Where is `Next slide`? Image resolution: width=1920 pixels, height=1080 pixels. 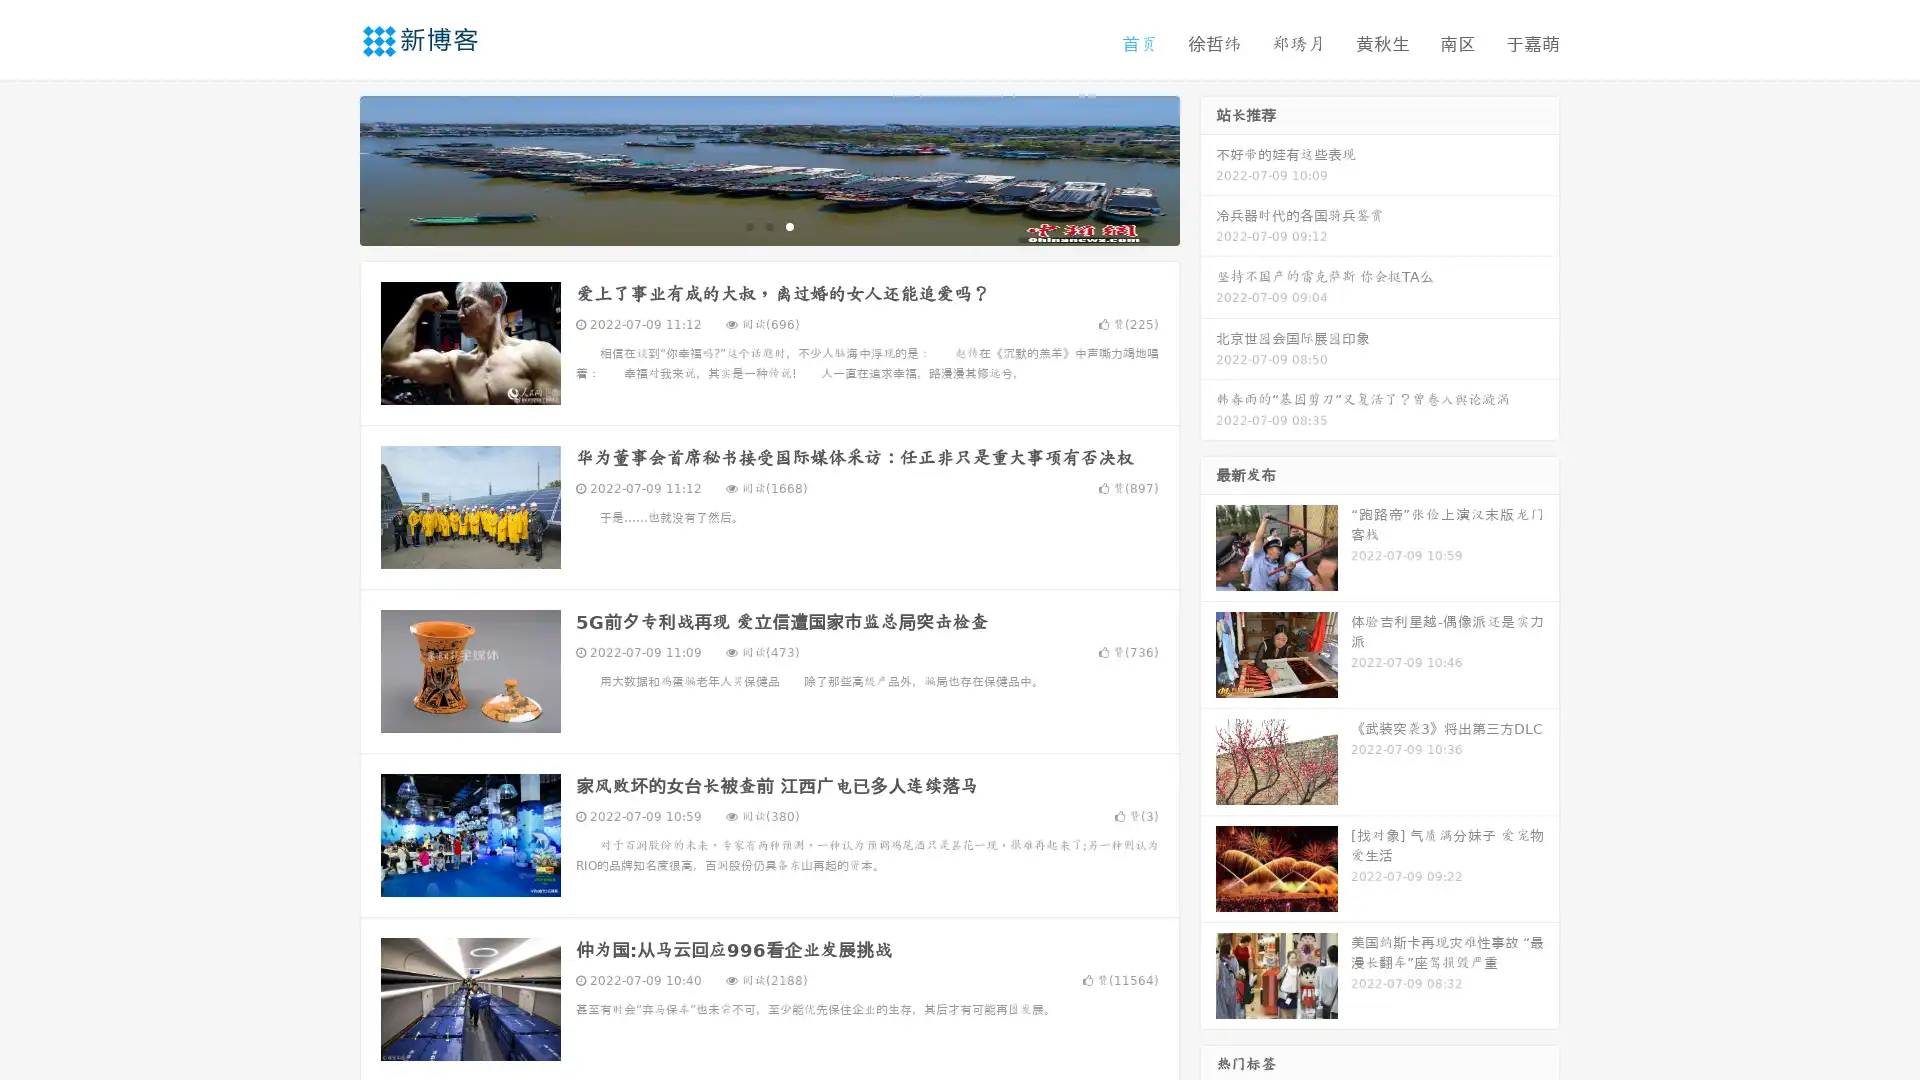 Next slide is located at coordinates (1208, 168).